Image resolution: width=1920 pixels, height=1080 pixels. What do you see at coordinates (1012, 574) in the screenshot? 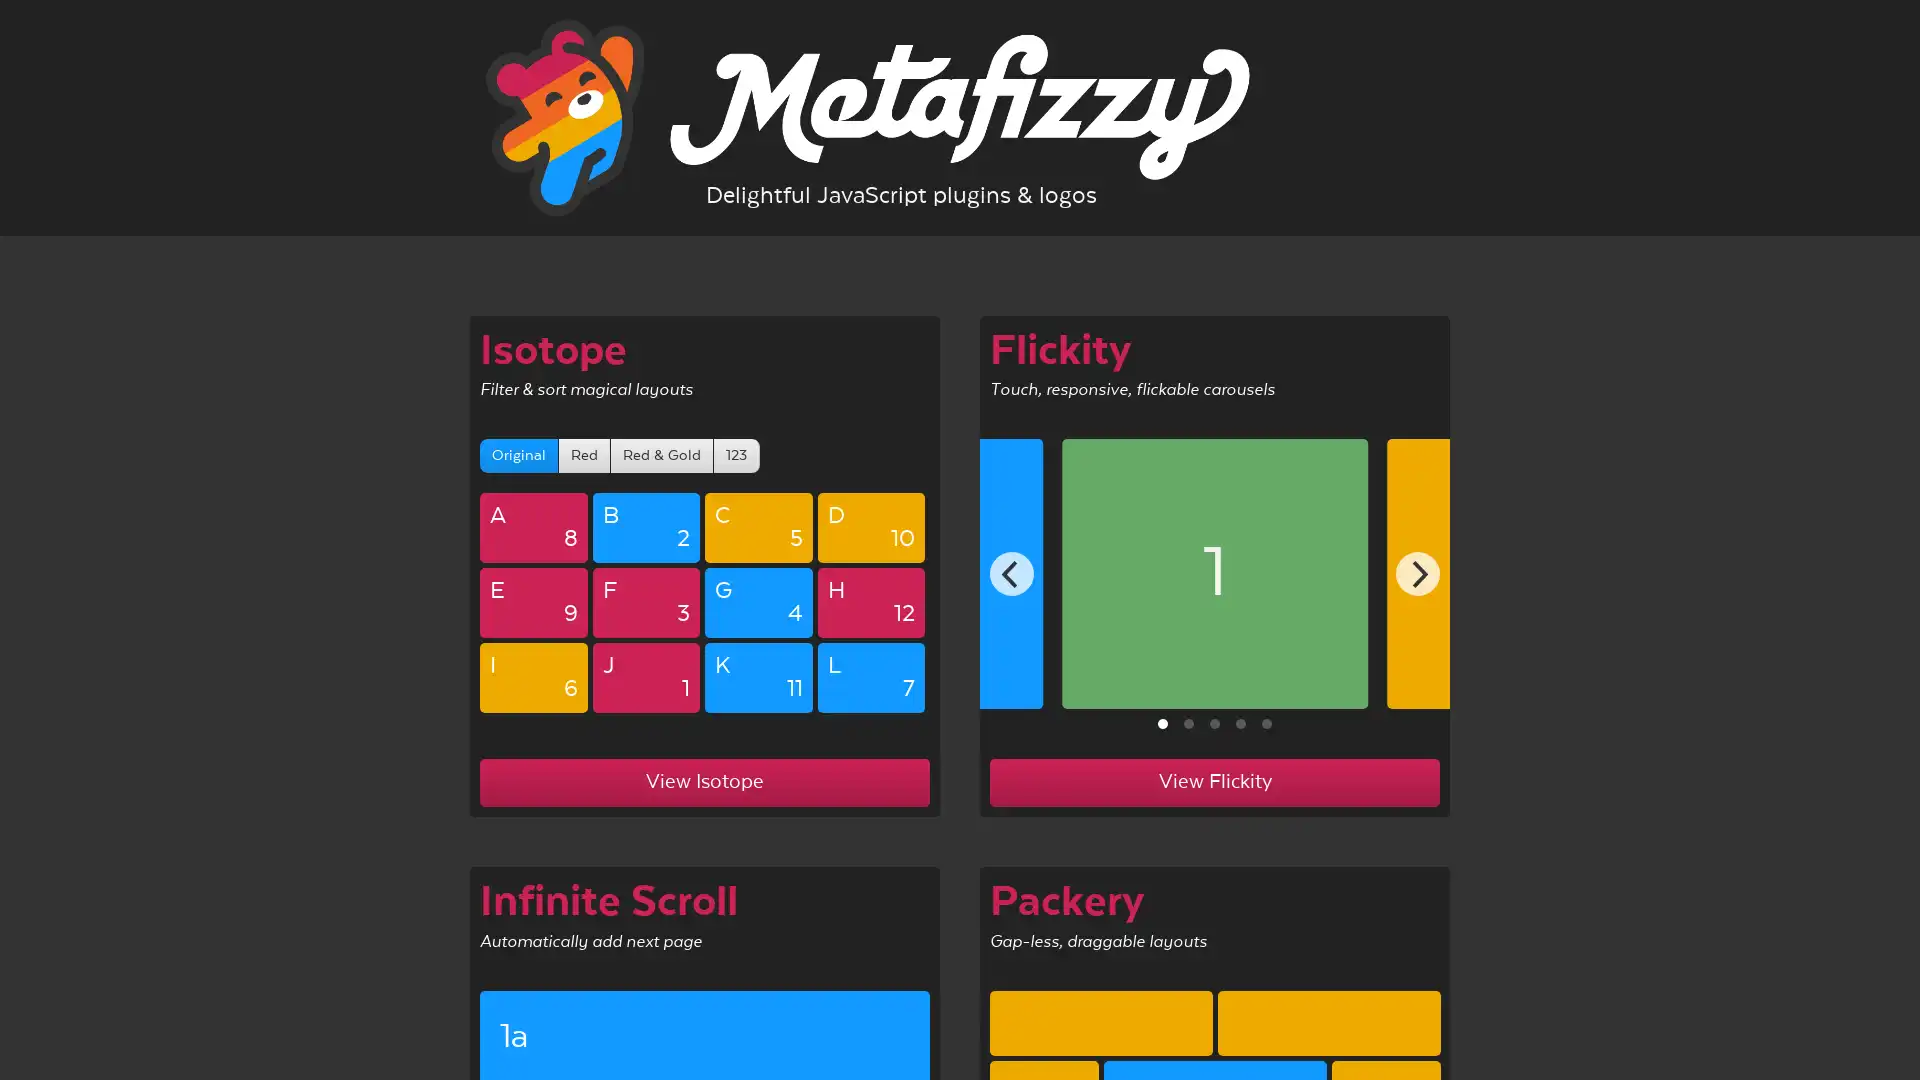
I see `Previous` at bounding box center [1012, 574].